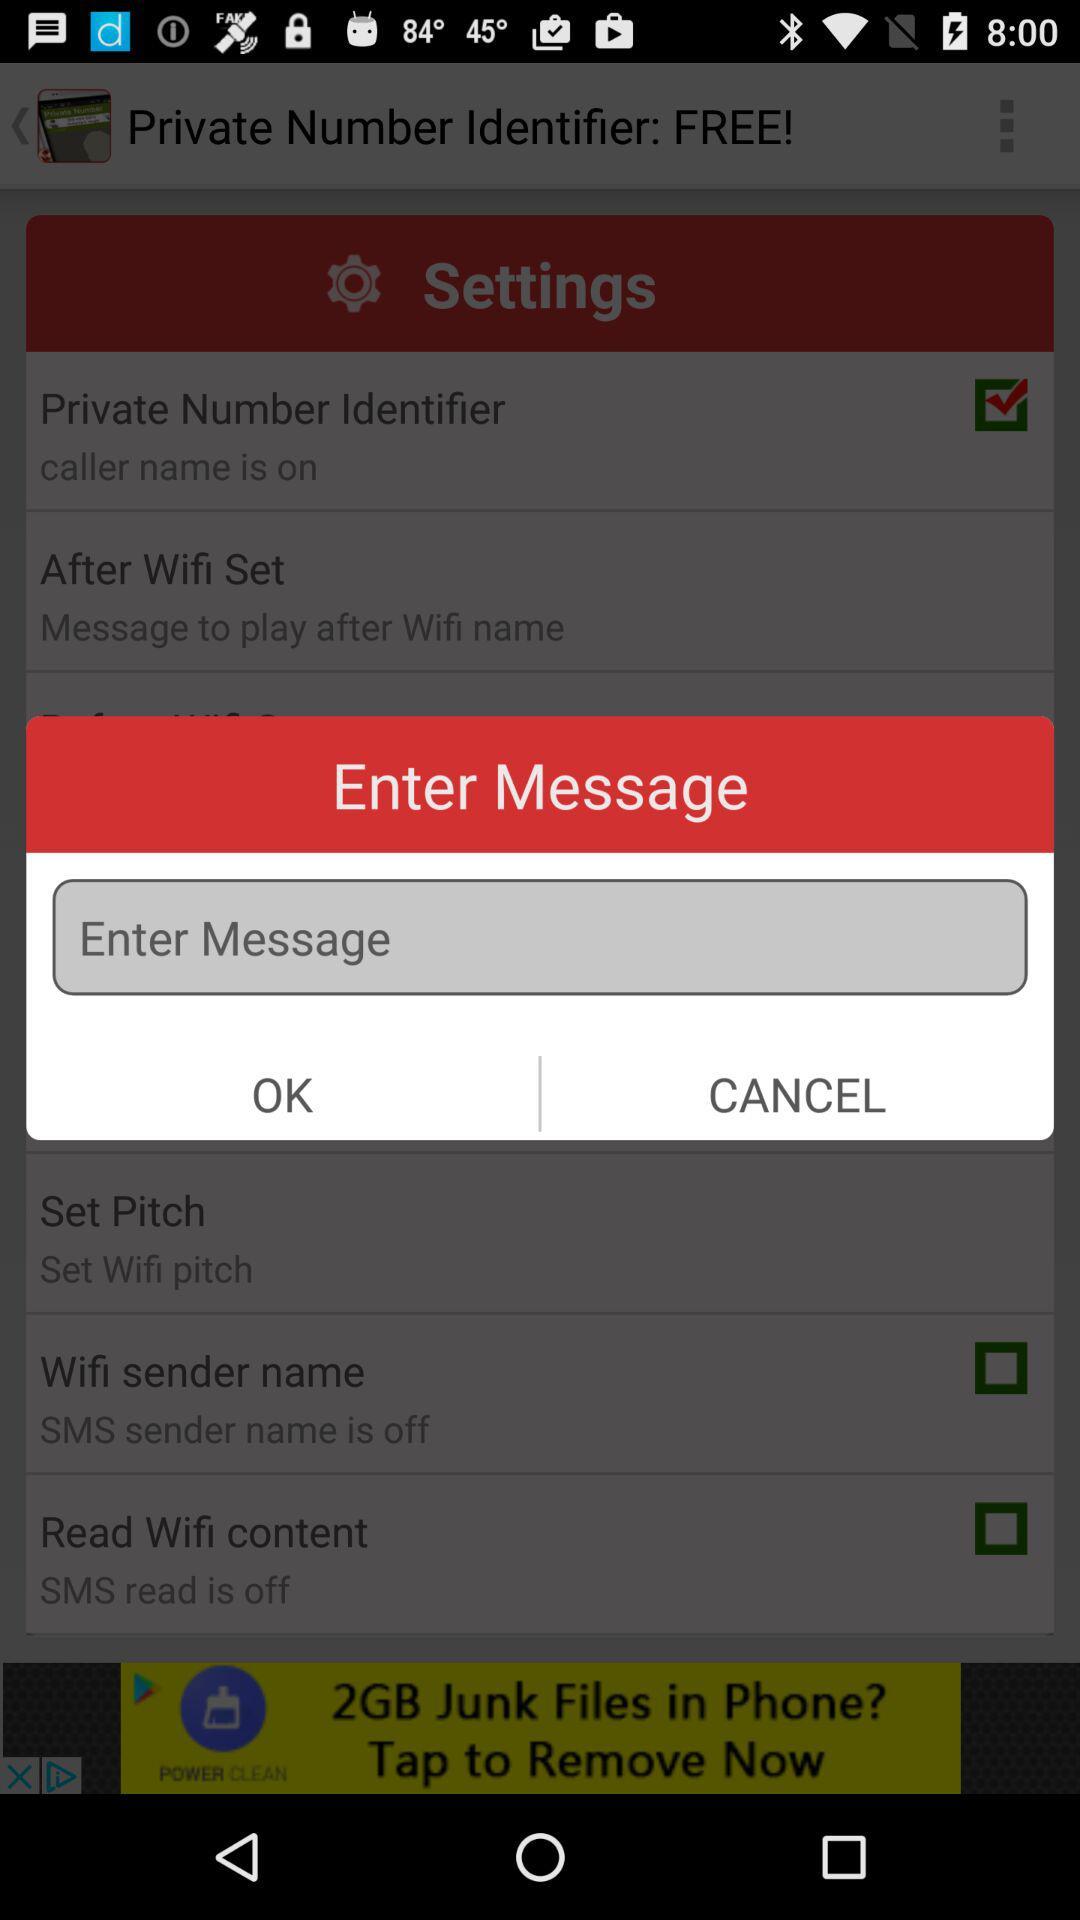  Describe the element at coordinates (540, 936) in the screenshot. I see `or type a message` at that location.